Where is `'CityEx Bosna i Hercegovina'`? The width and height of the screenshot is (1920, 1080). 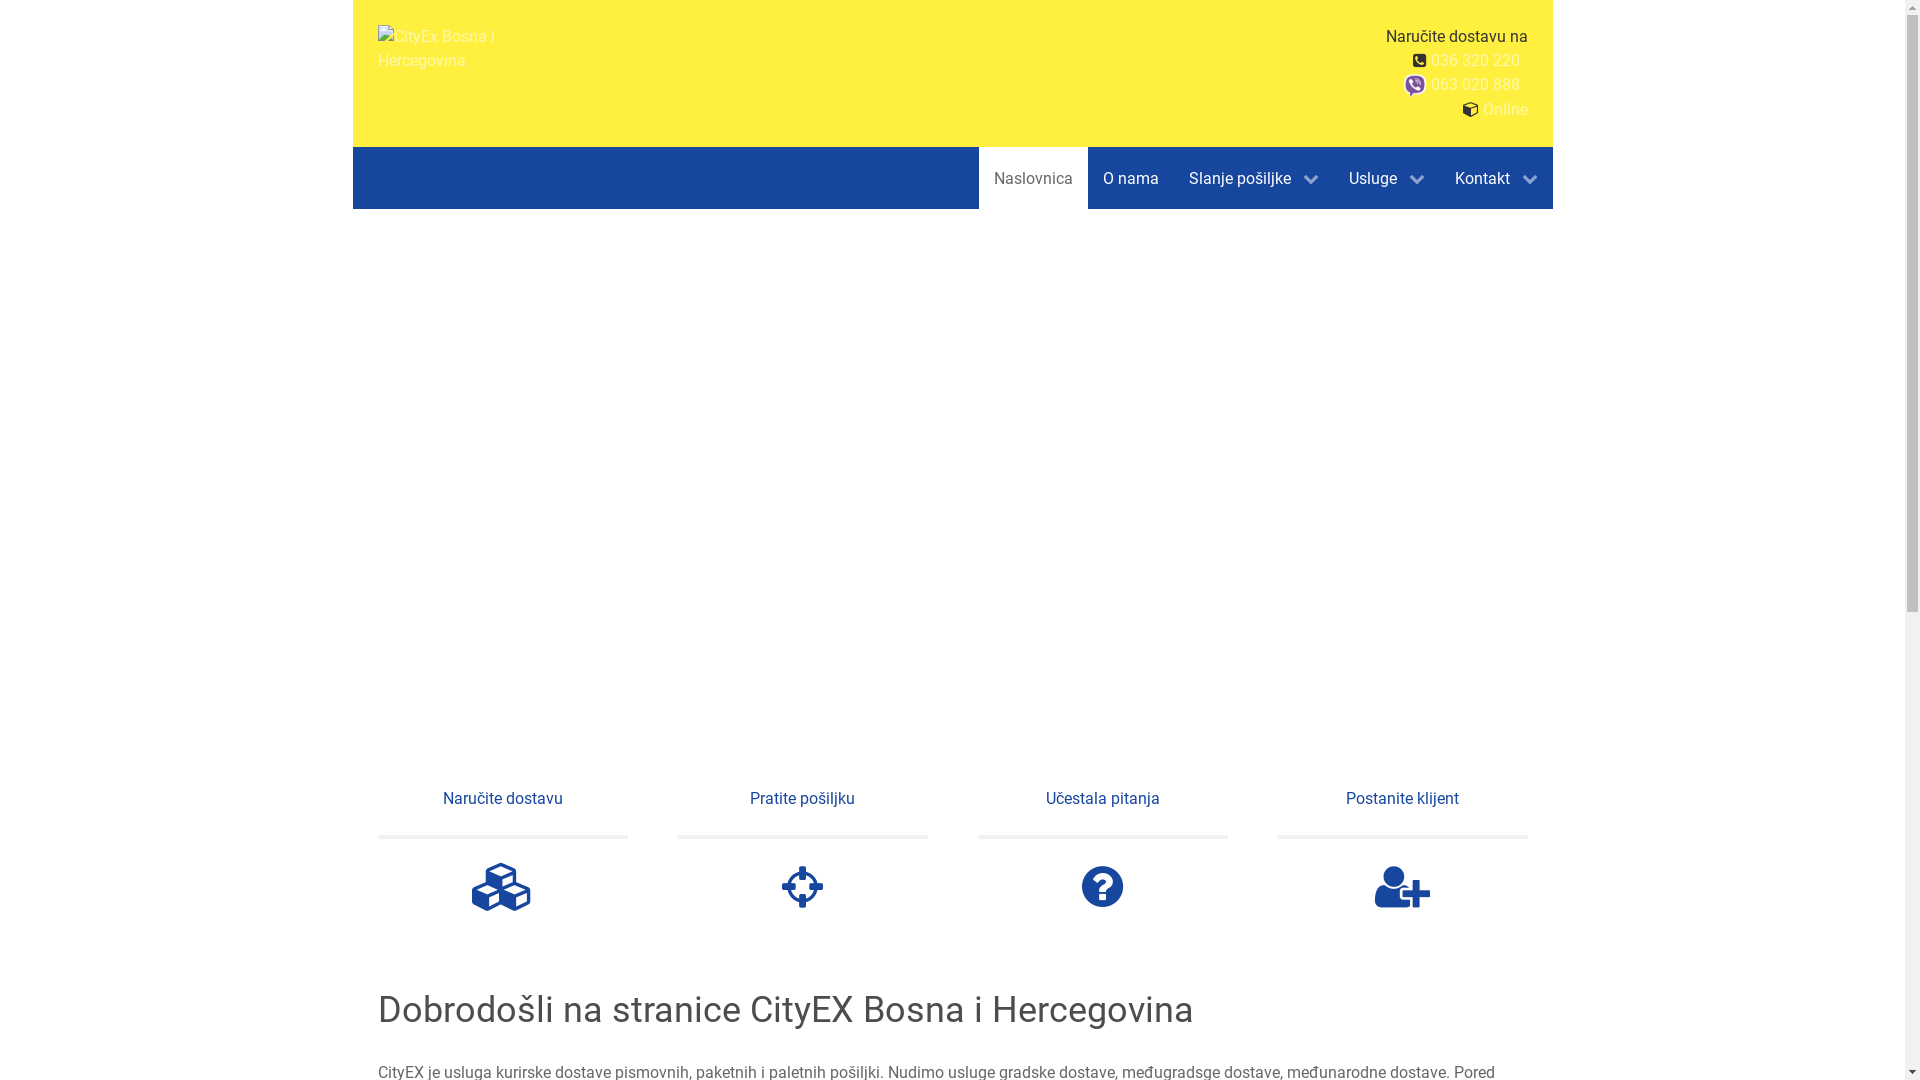 'CityEx Bosna i Hercegovina' is located at coordinates (378, 48).